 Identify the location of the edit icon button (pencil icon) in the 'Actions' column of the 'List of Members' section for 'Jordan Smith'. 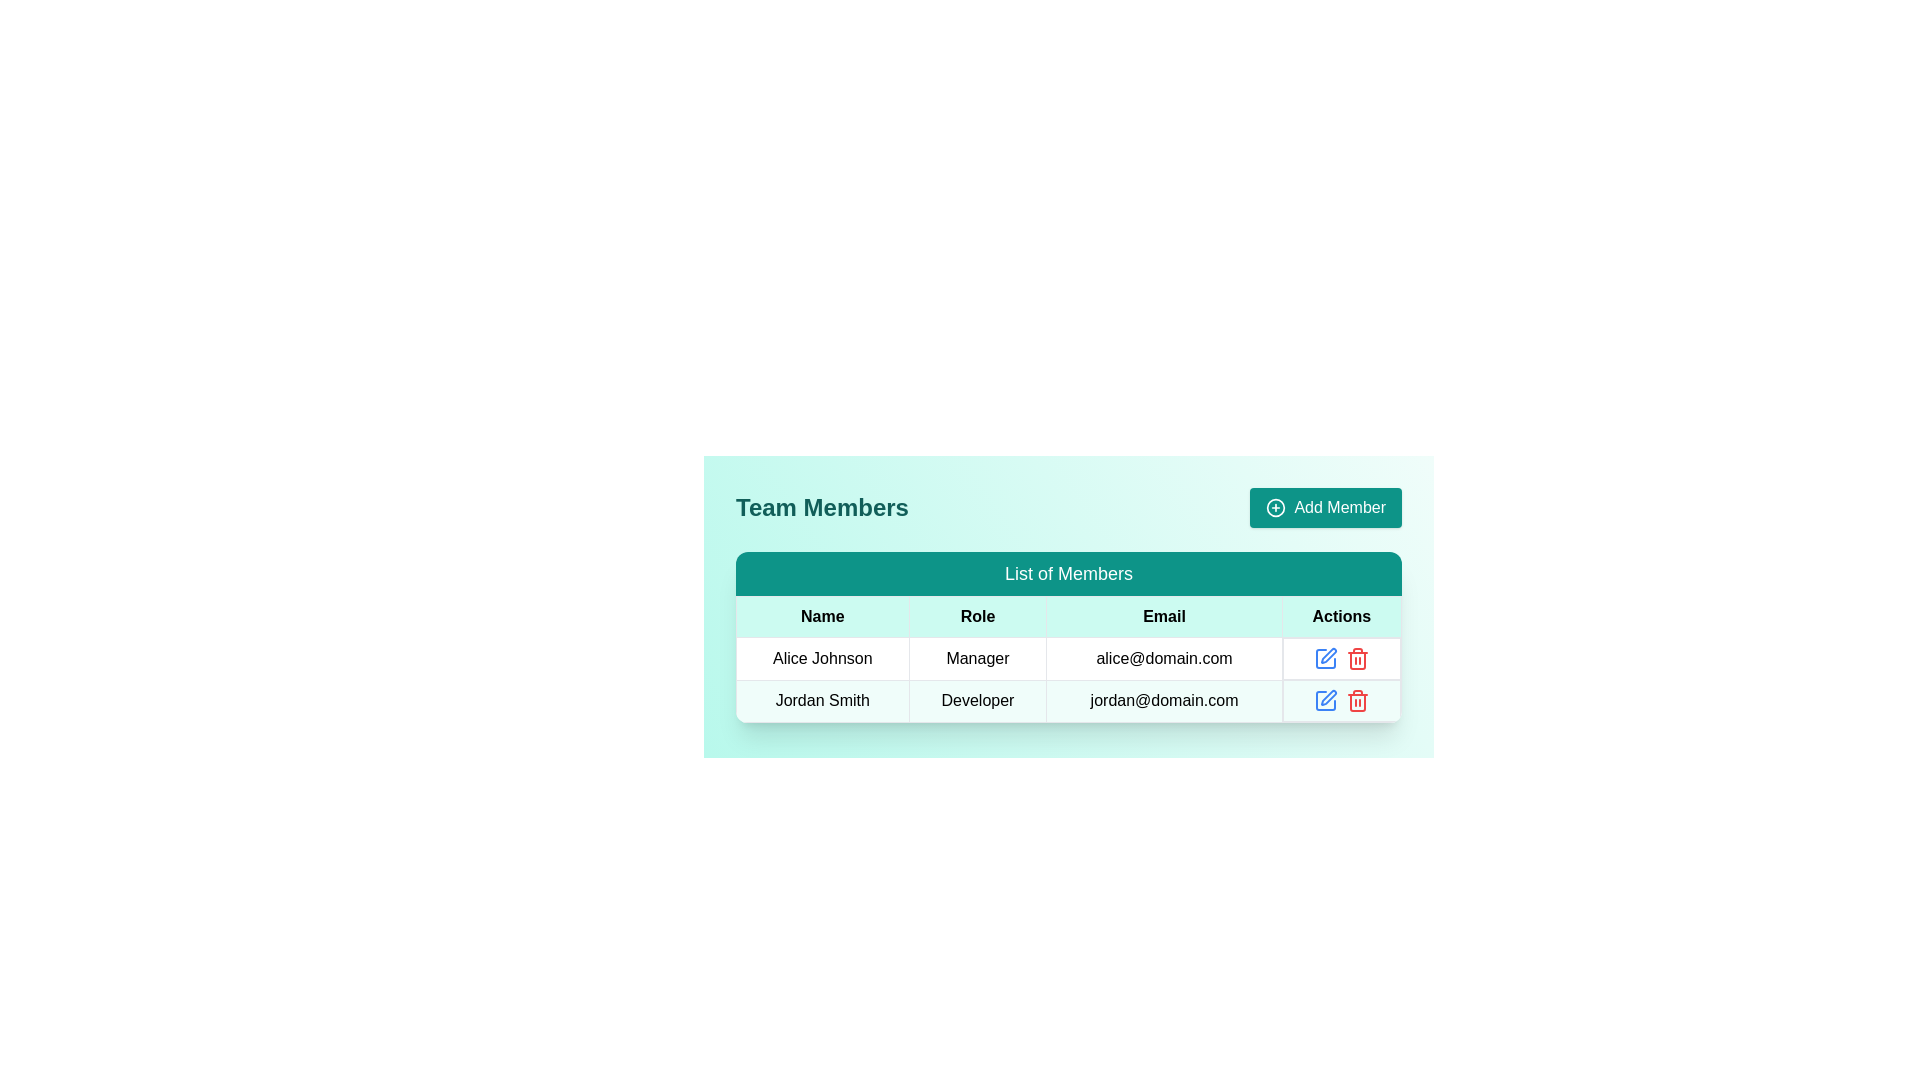
(1328, 655).